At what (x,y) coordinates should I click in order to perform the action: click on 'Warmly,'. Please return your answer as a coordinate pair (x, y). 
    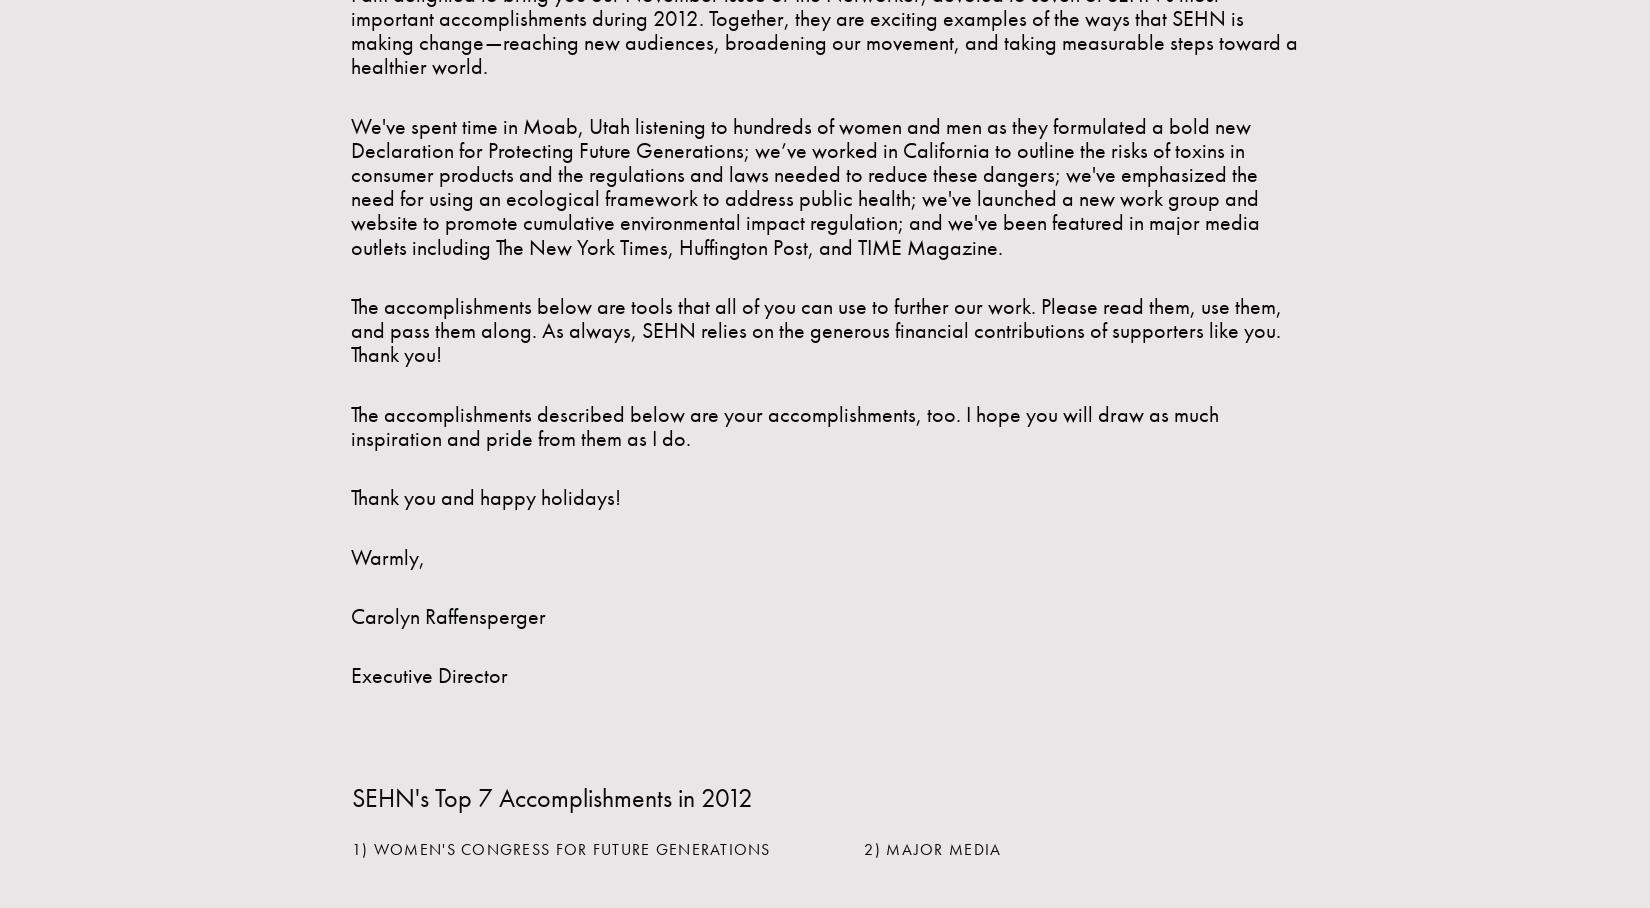
    Looking at the image, I should click on (388, 555).